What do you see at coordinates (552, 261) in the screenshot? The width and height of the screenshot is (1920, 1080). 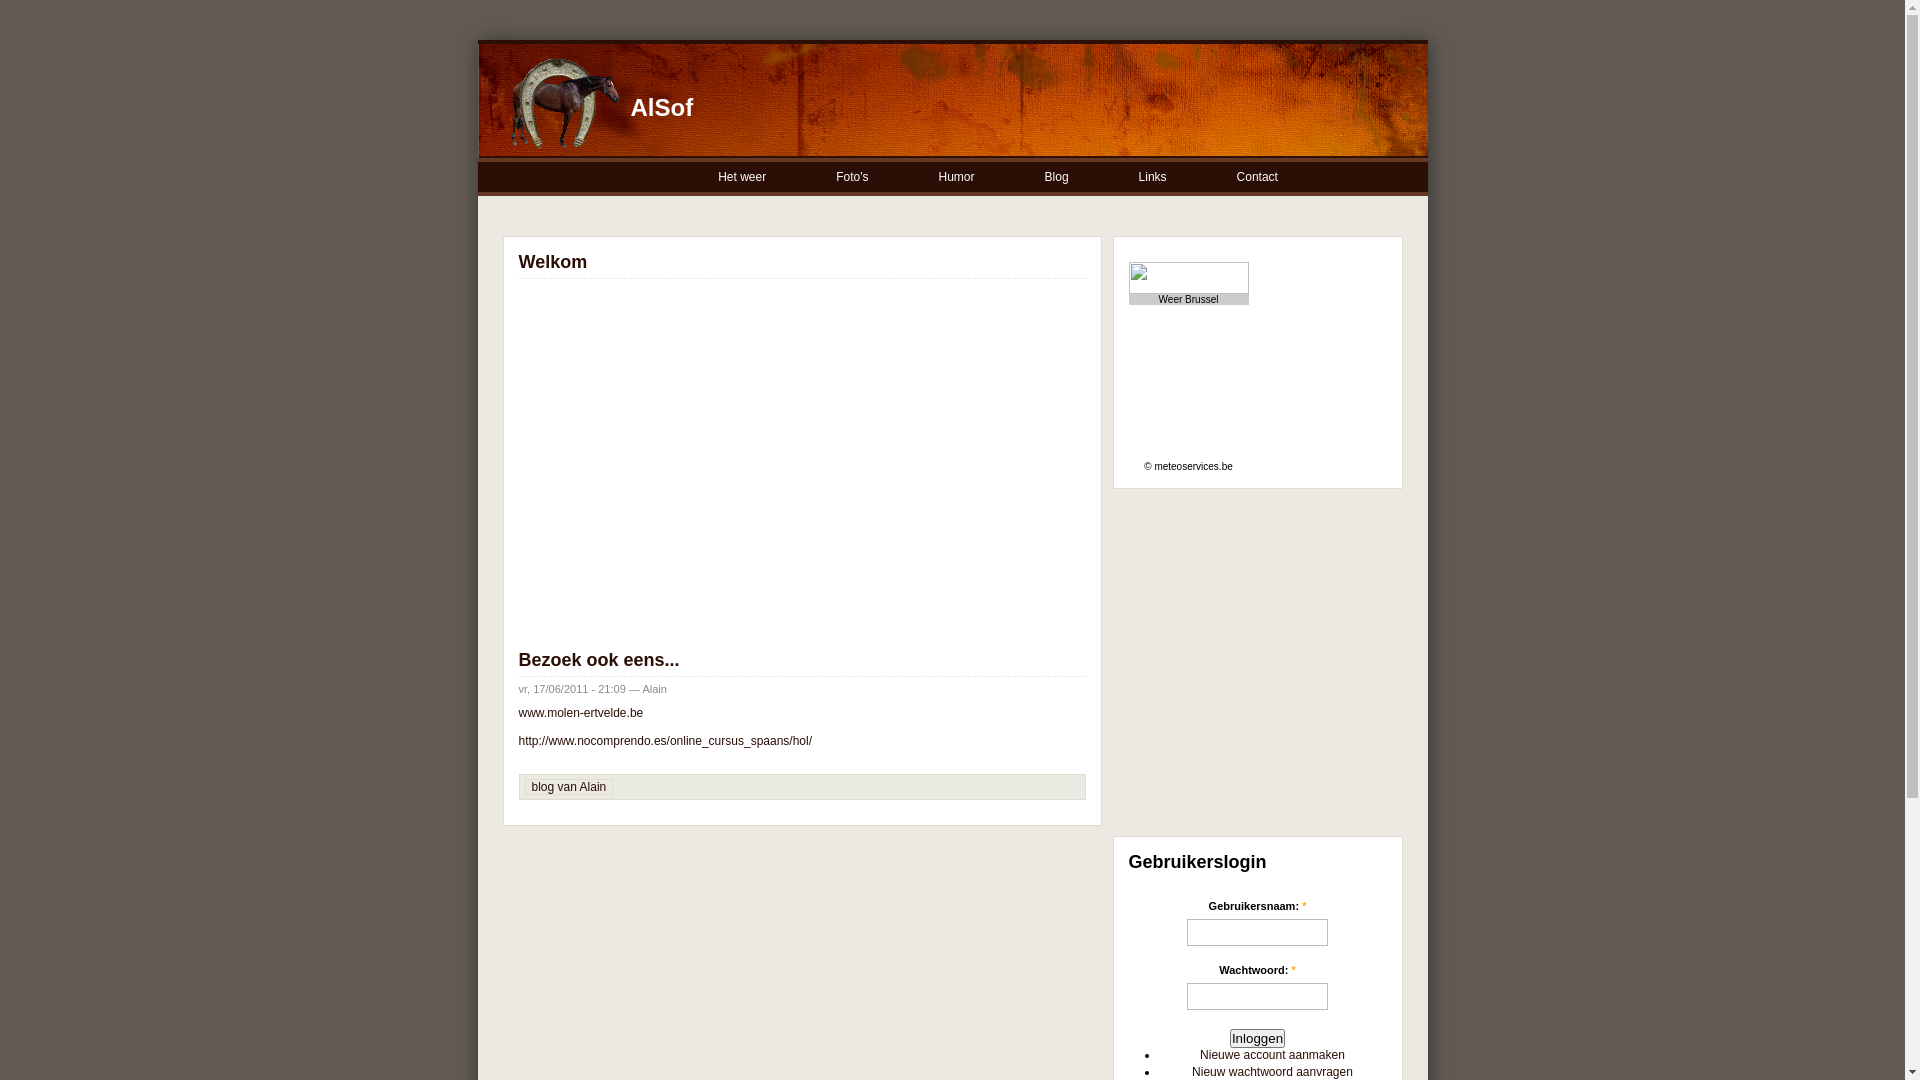 I see `'Welkom'` at bounding box center [552, 261].